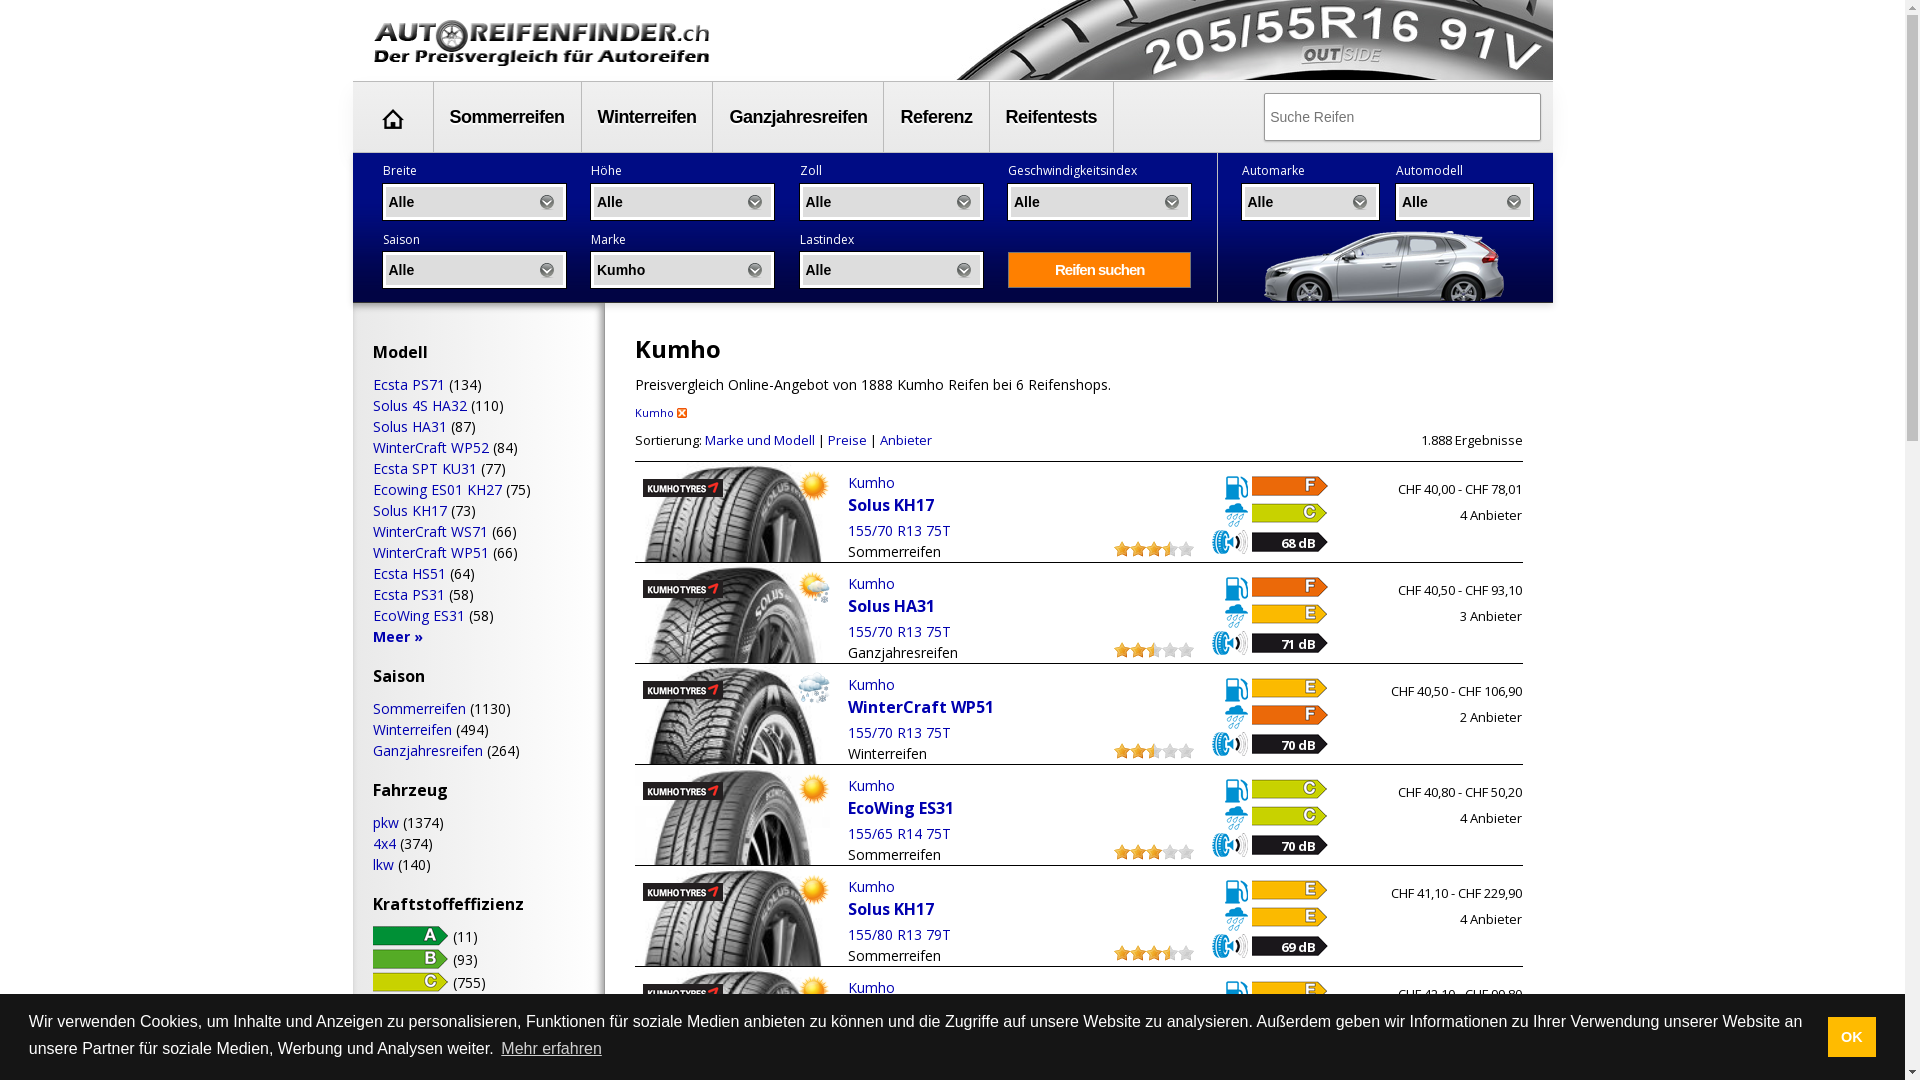 The width and height of the screenshot is (1920, 1080). What do you see at coordinates (551, 1048) in the screenshot?
I see `'Mehr erfahren'` at bounding box center [551, 1048].